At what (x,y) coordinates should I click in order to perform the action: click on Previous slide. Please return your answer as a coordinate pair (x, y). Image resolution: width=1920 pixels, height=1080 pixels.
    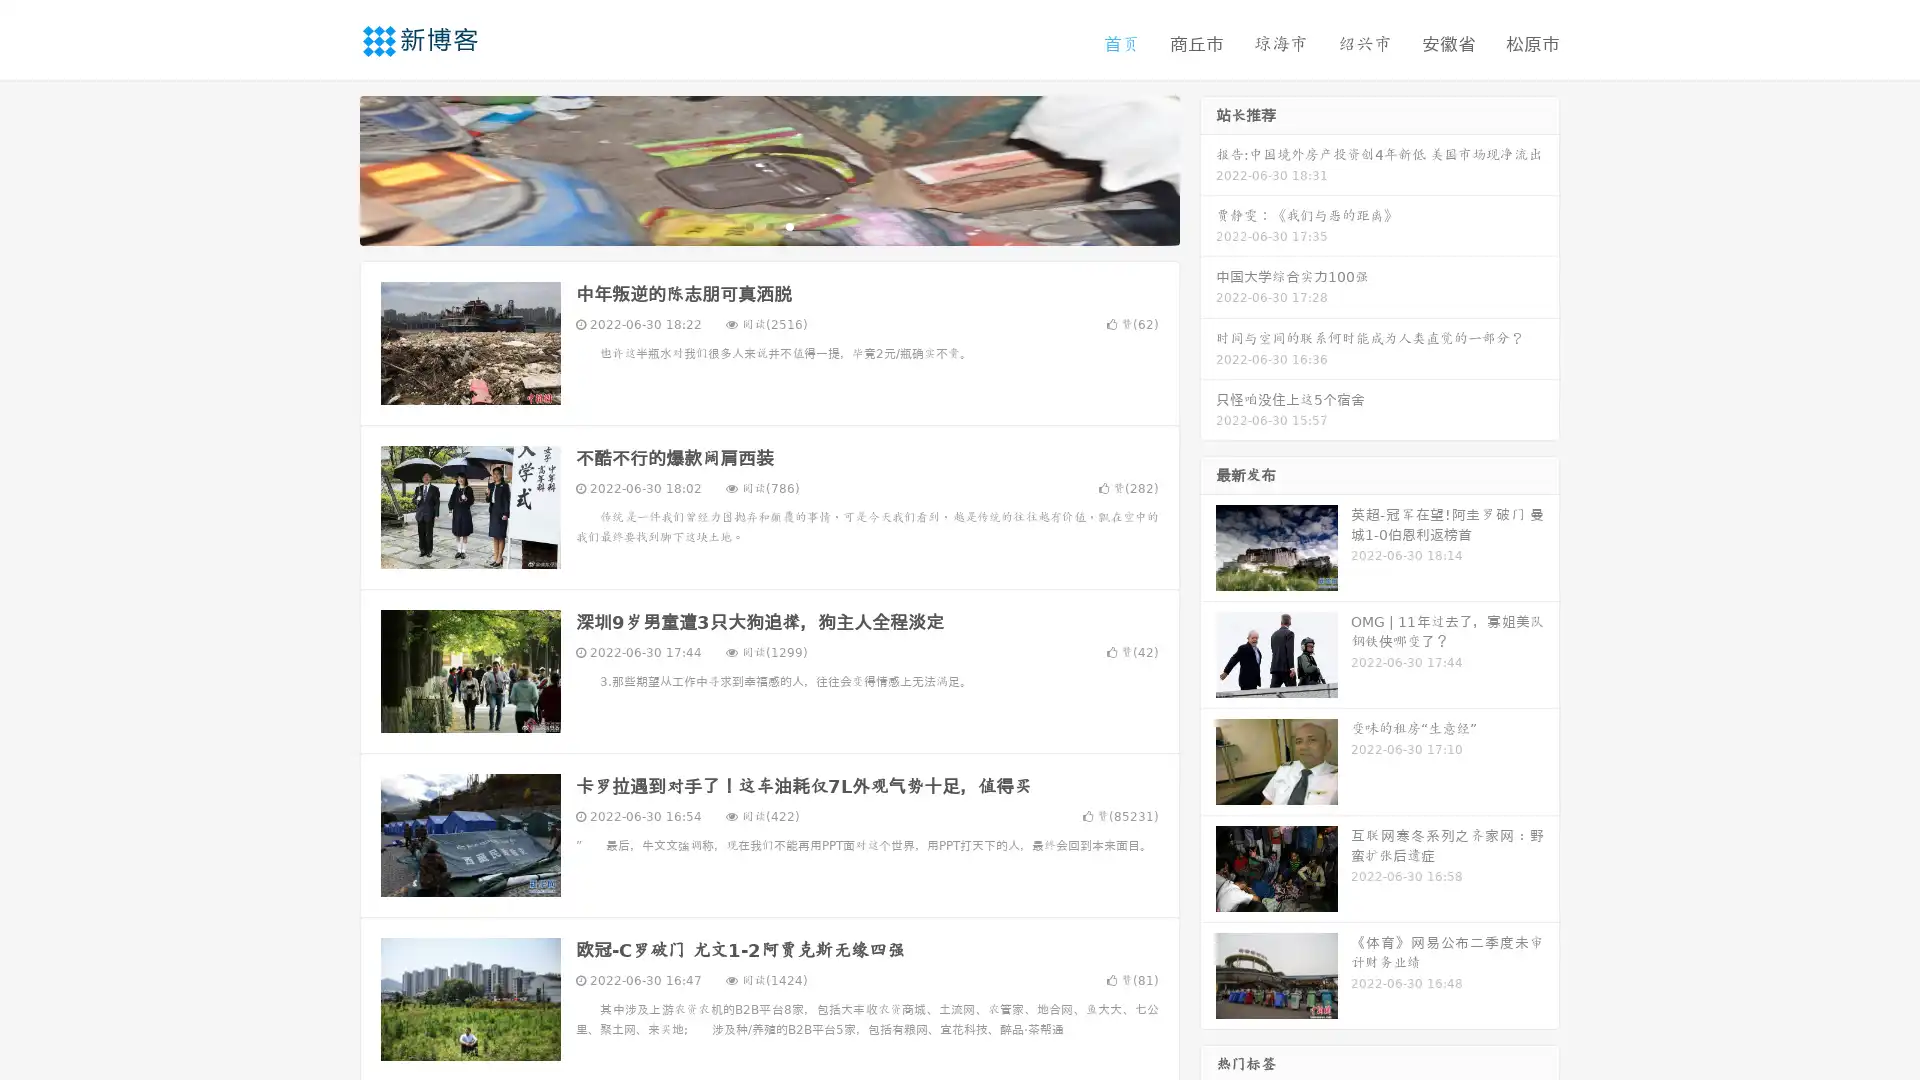
    Looking at the image, I should click on (330, 168).